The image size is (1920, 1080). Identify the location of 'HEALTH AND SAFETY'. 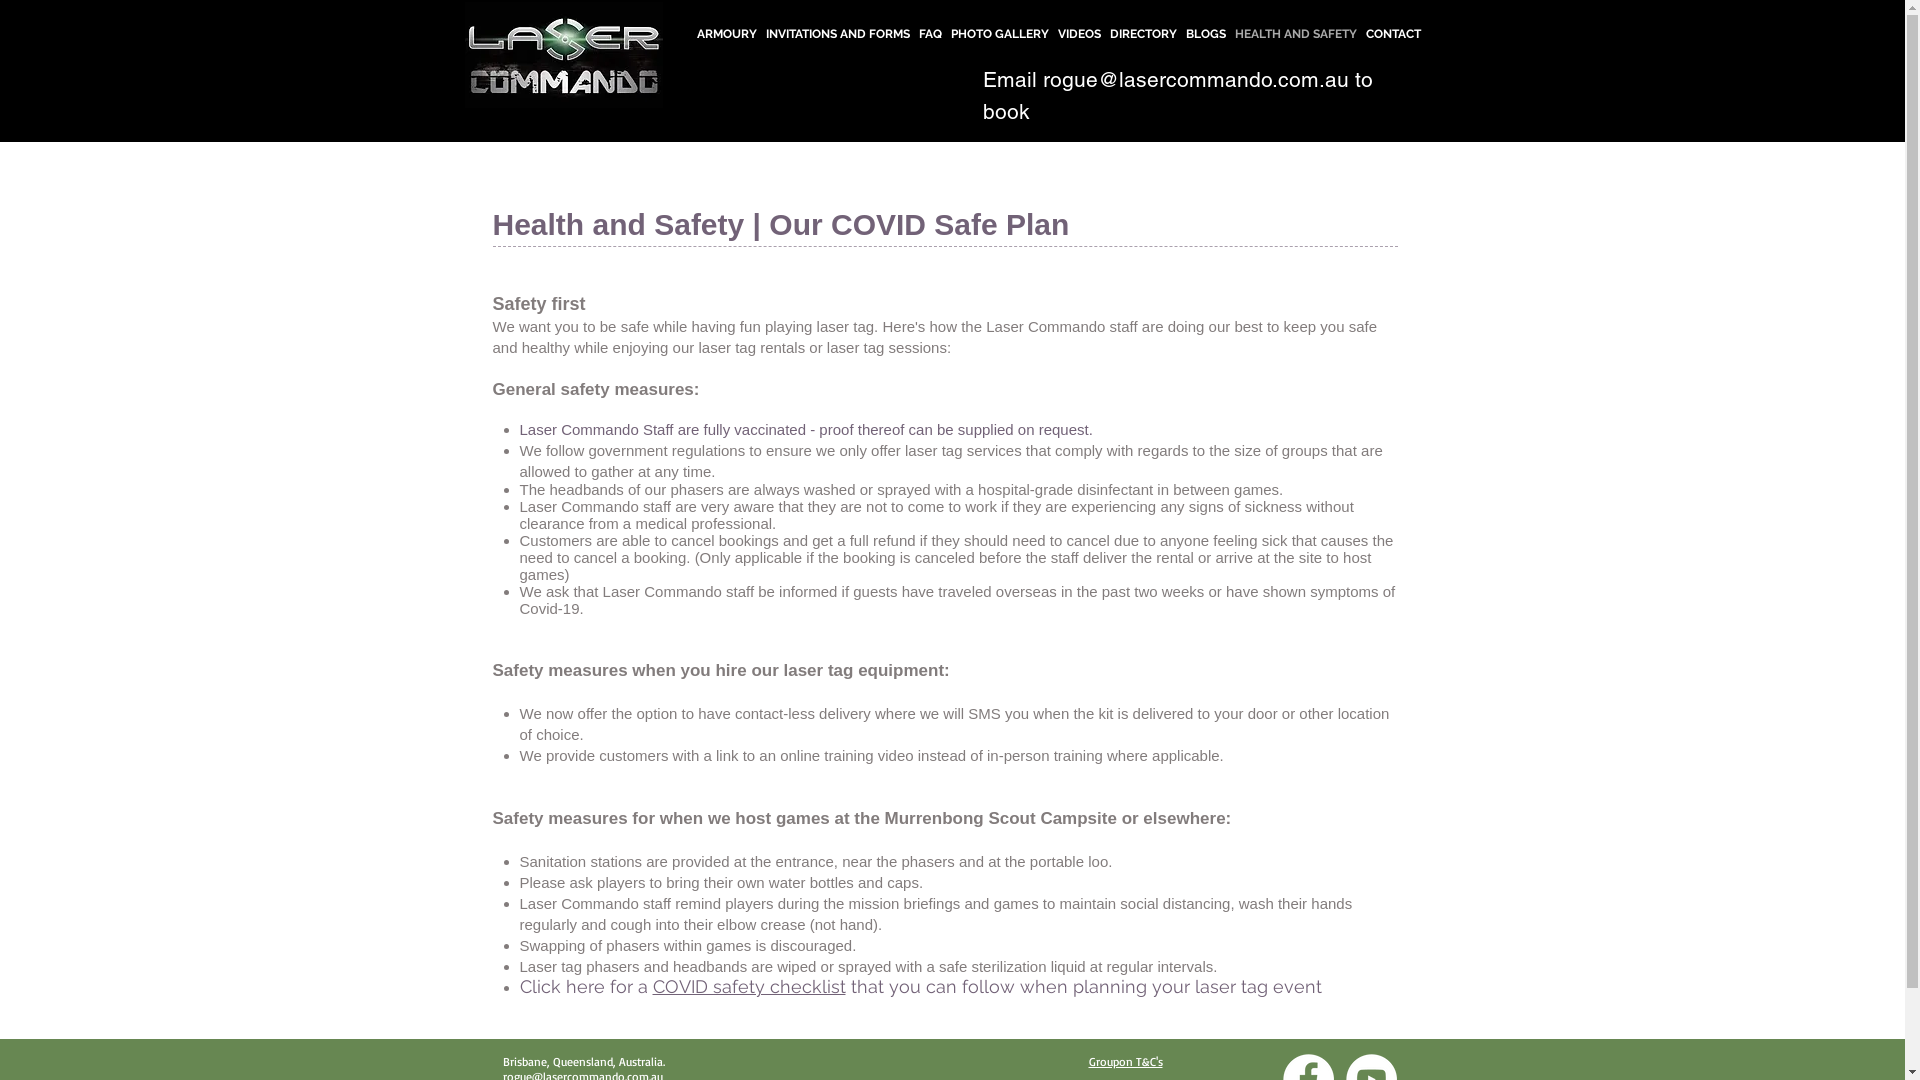
(1295, 34).